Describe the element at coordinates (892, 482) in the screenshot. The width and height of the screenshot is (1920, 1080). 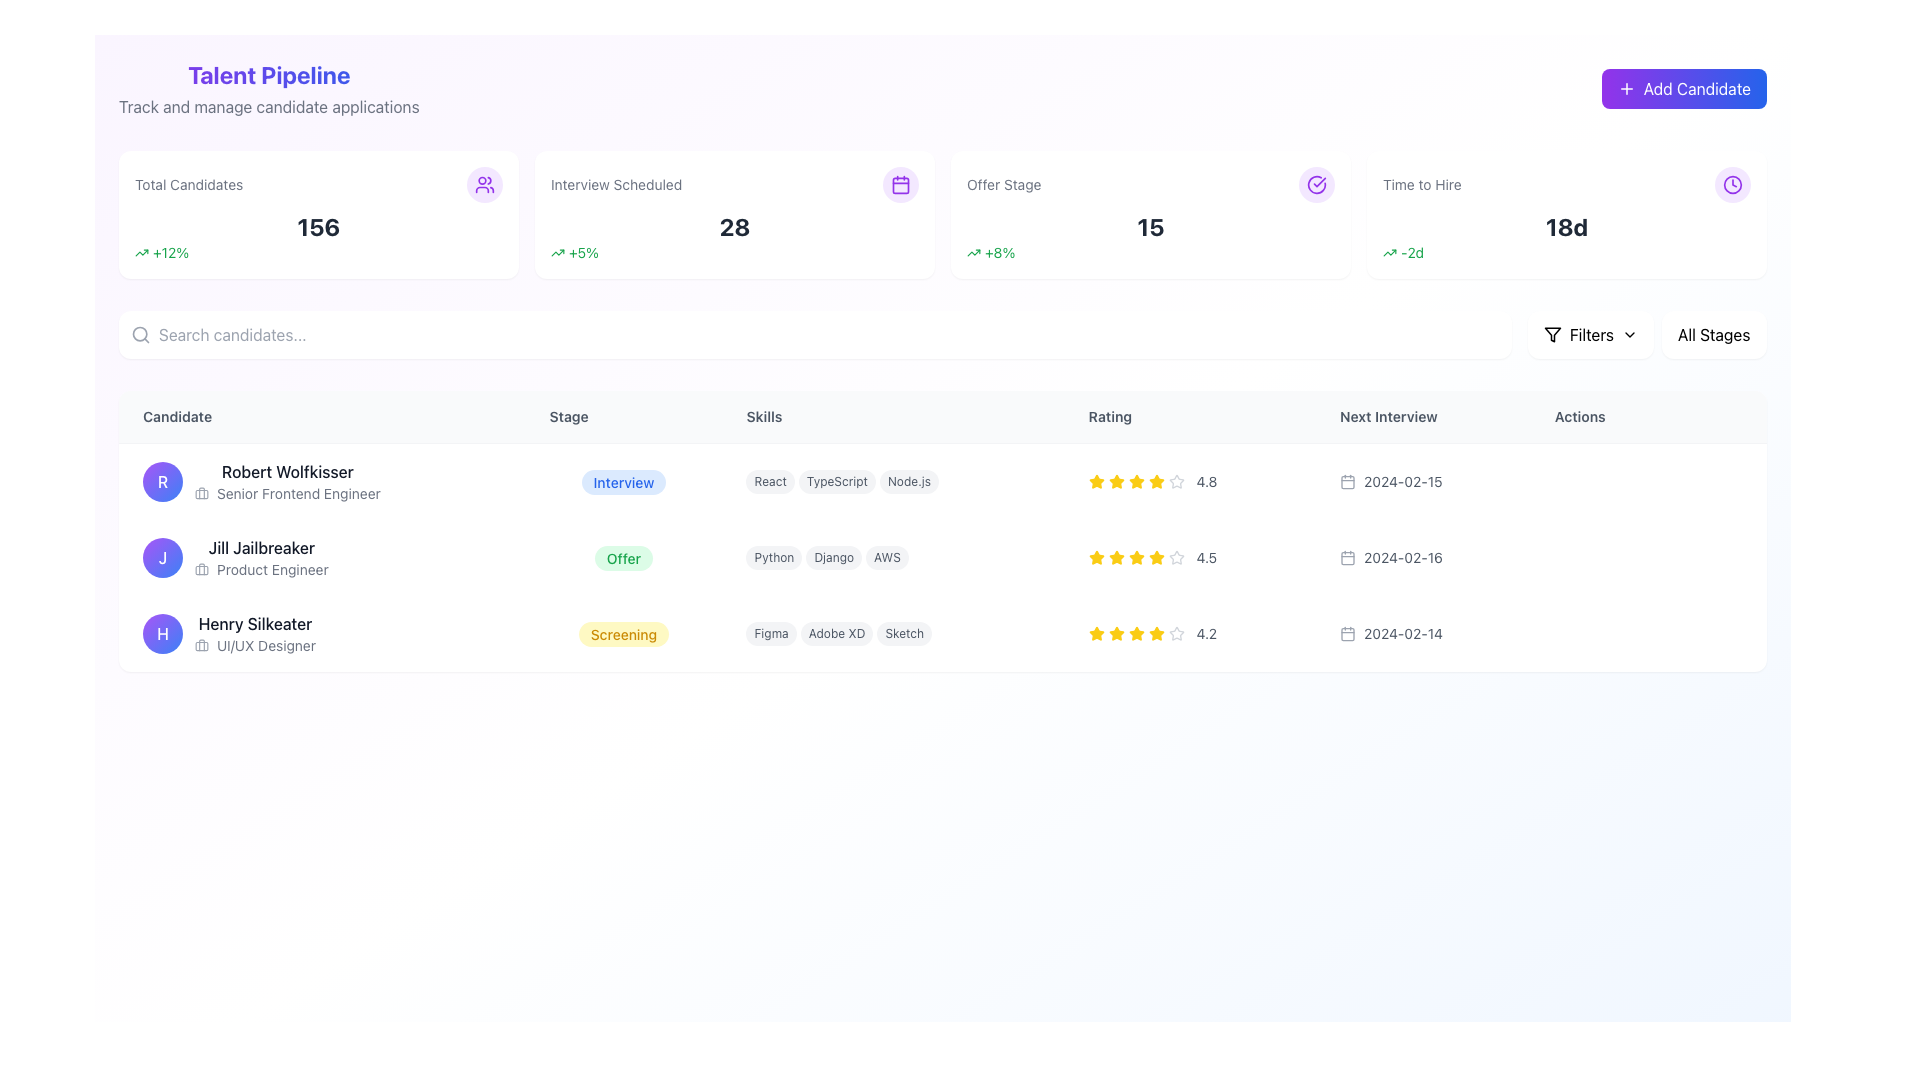
I see `the group of non-interactive badge components displaying the skills associated with candidate Robert Wolfkisser, located in the 'Skills' column of the main table` at that location.